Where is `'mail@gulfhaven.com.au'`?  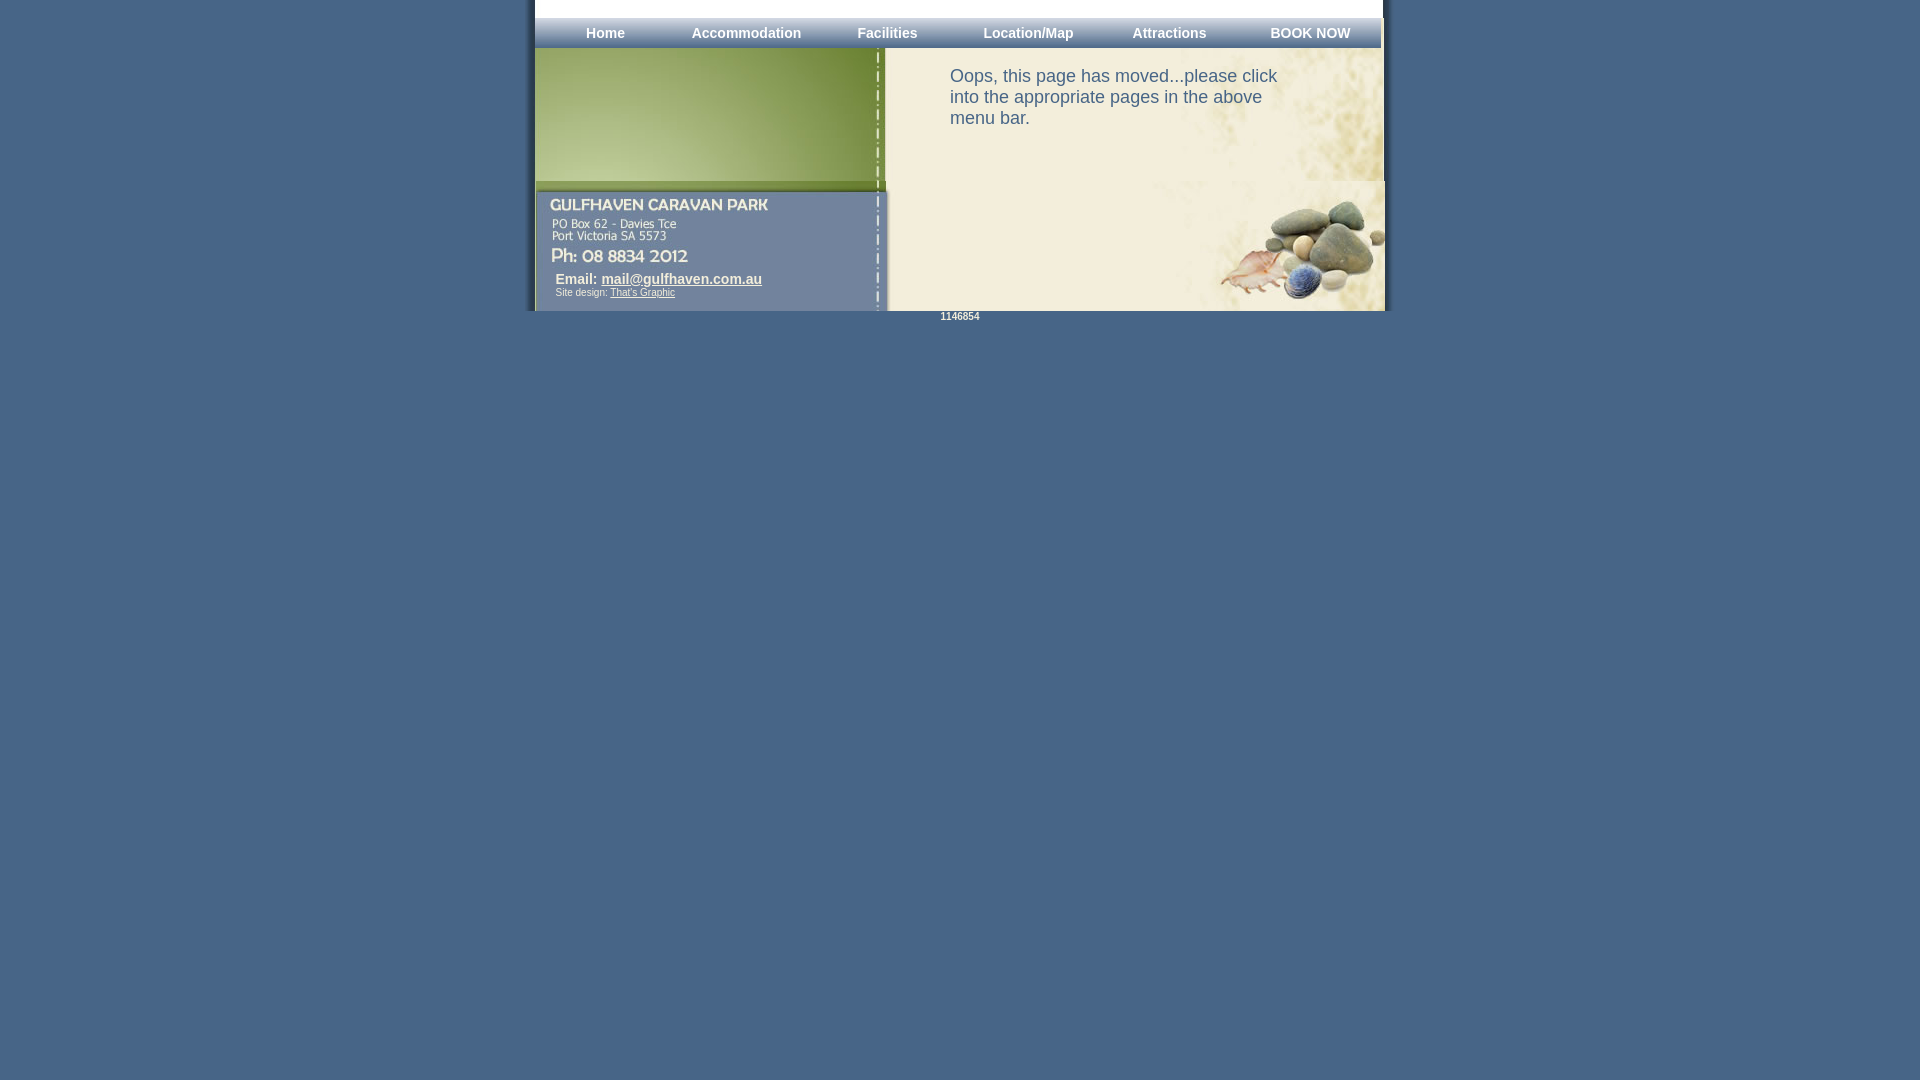
'mail@gulfhaven.com.au' is located at coordinates (681, 278).